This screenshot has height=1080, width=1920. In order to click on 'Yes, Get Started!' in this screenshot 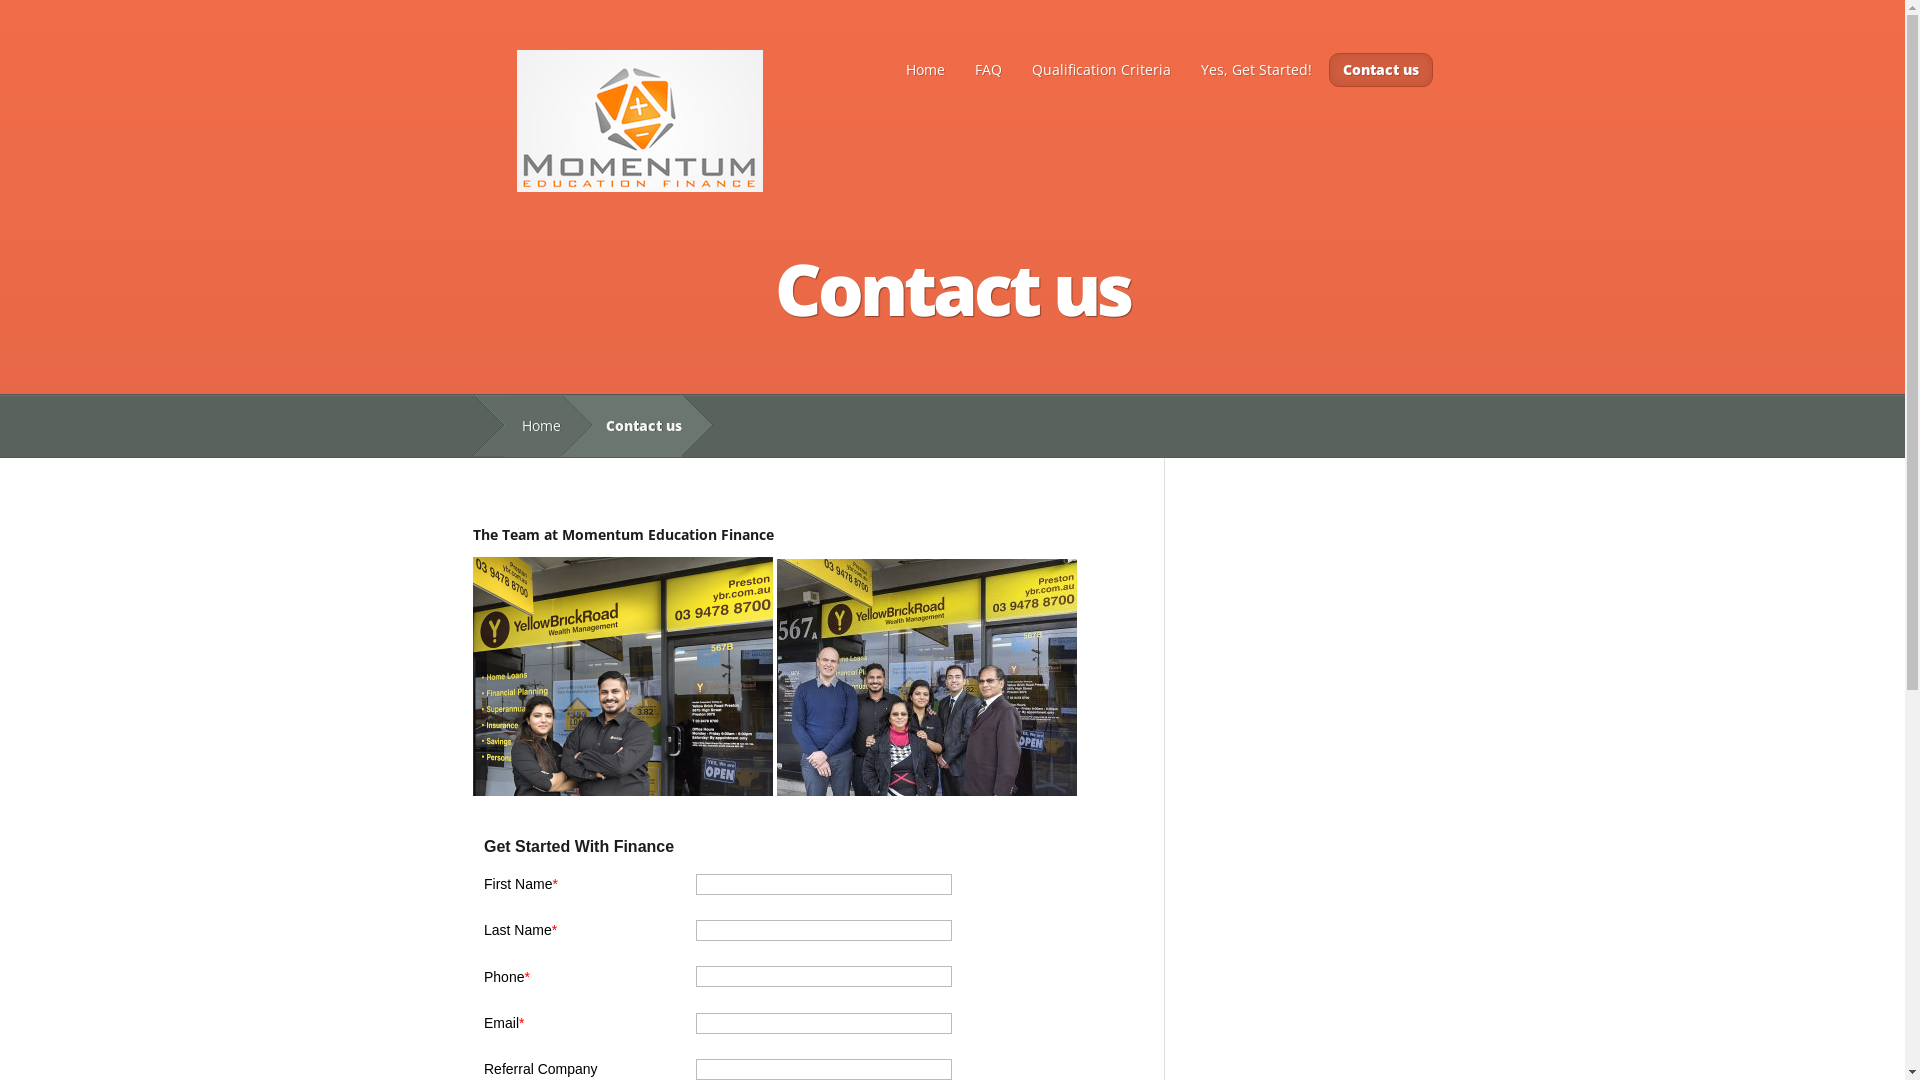, I will do `click(1255, 68)`.